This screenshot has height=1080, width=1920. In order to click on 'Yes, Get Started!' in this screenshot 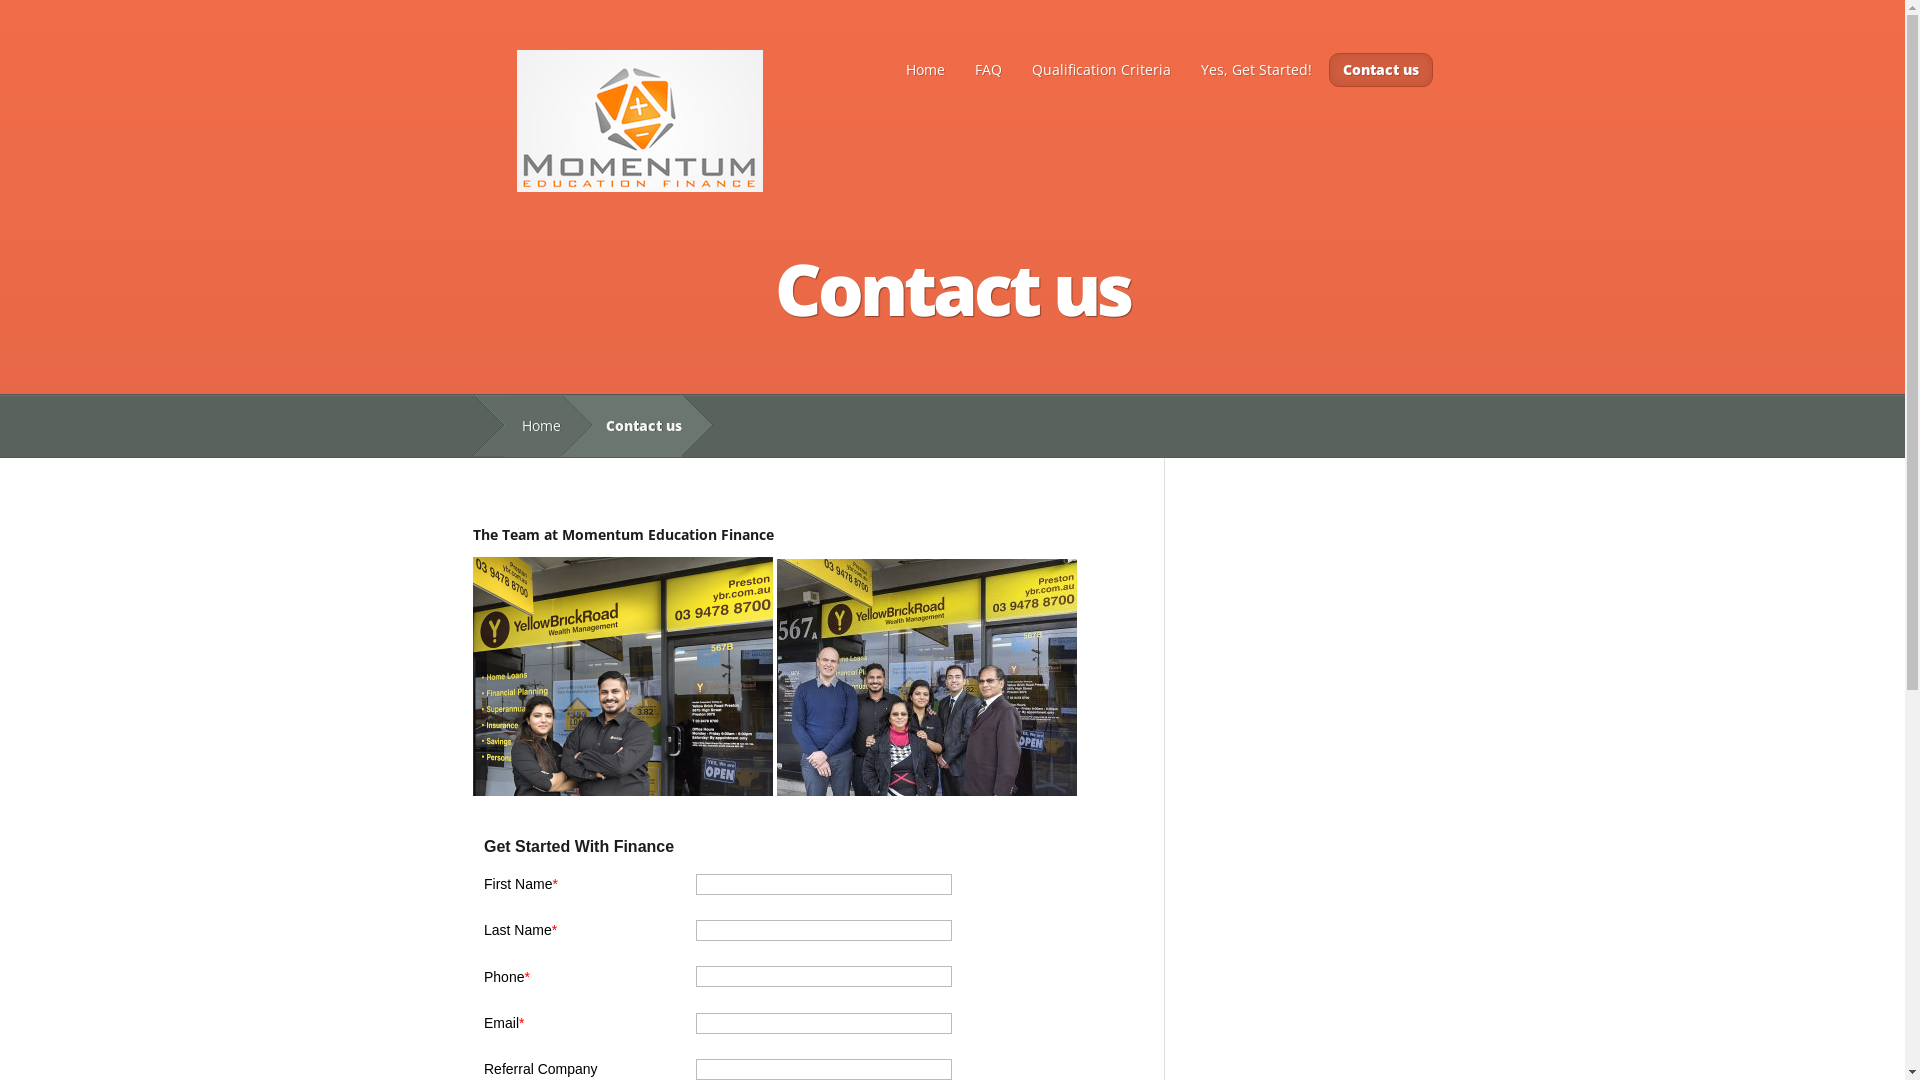, I will do `click(1255, 68)`.